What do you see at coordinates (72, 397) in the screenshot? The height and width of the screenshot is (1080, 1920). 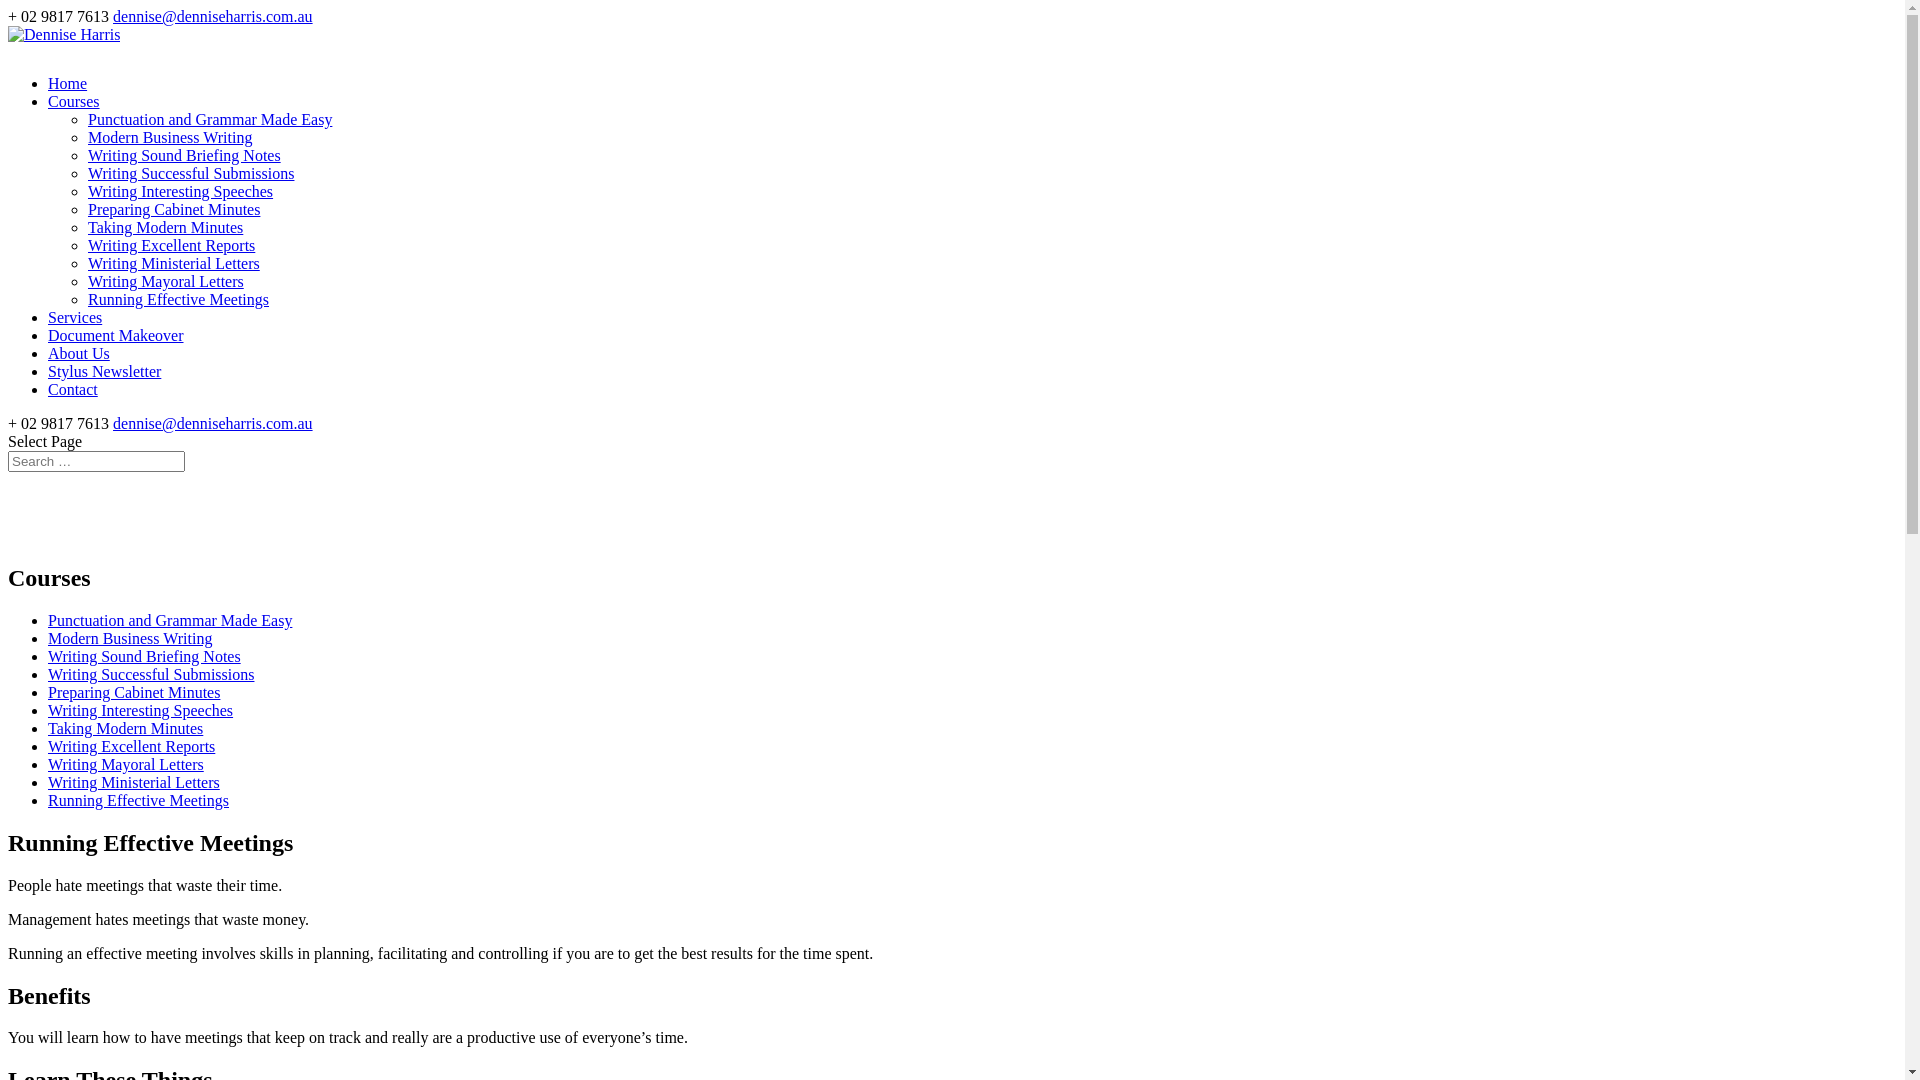 I see `'Contact'` at bounding box center [72, 397].